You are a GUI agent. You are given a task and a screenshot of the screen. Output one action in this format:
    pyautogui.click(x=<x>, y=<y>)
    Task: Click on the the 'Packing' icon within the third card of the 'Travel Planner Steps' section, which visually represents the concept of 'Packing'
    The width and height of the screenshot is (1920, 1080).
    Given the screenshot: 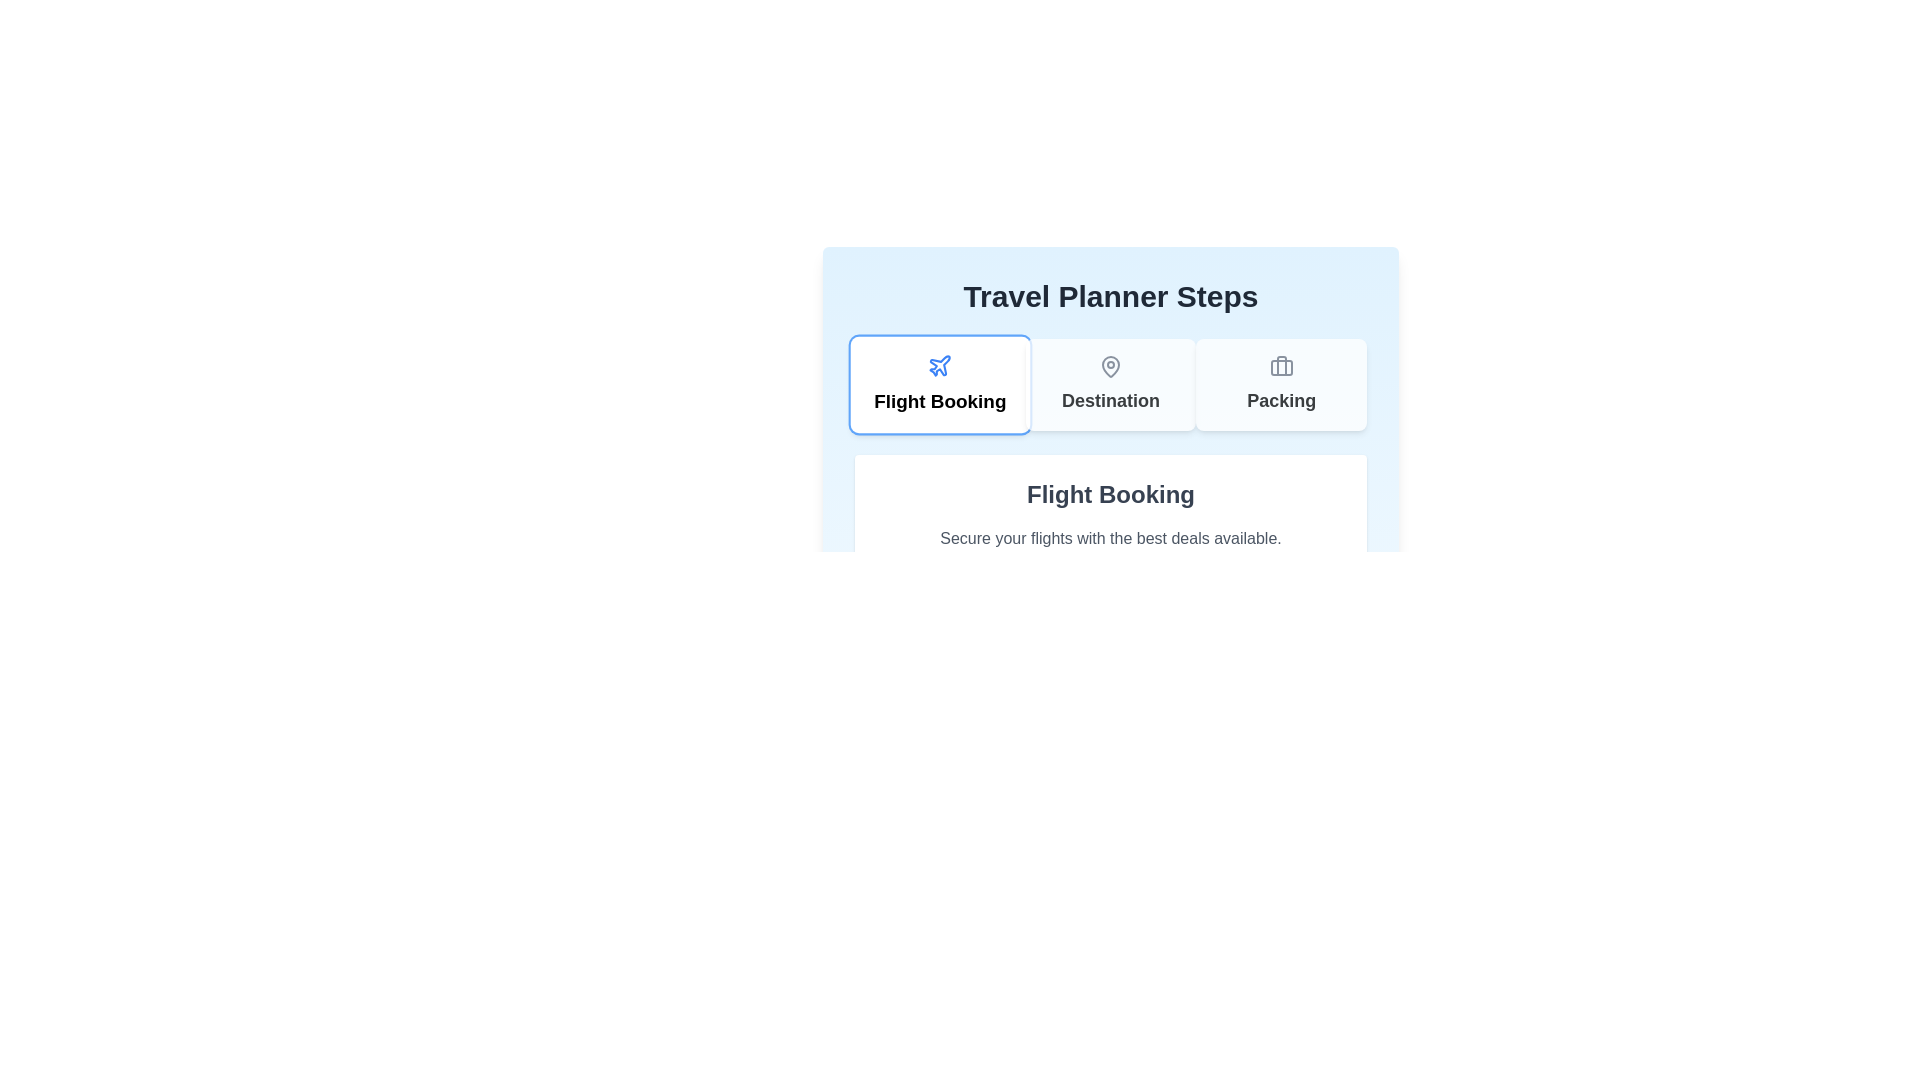 What is the action you would take?
    pyautogui.click(x=1281, y=366)
    